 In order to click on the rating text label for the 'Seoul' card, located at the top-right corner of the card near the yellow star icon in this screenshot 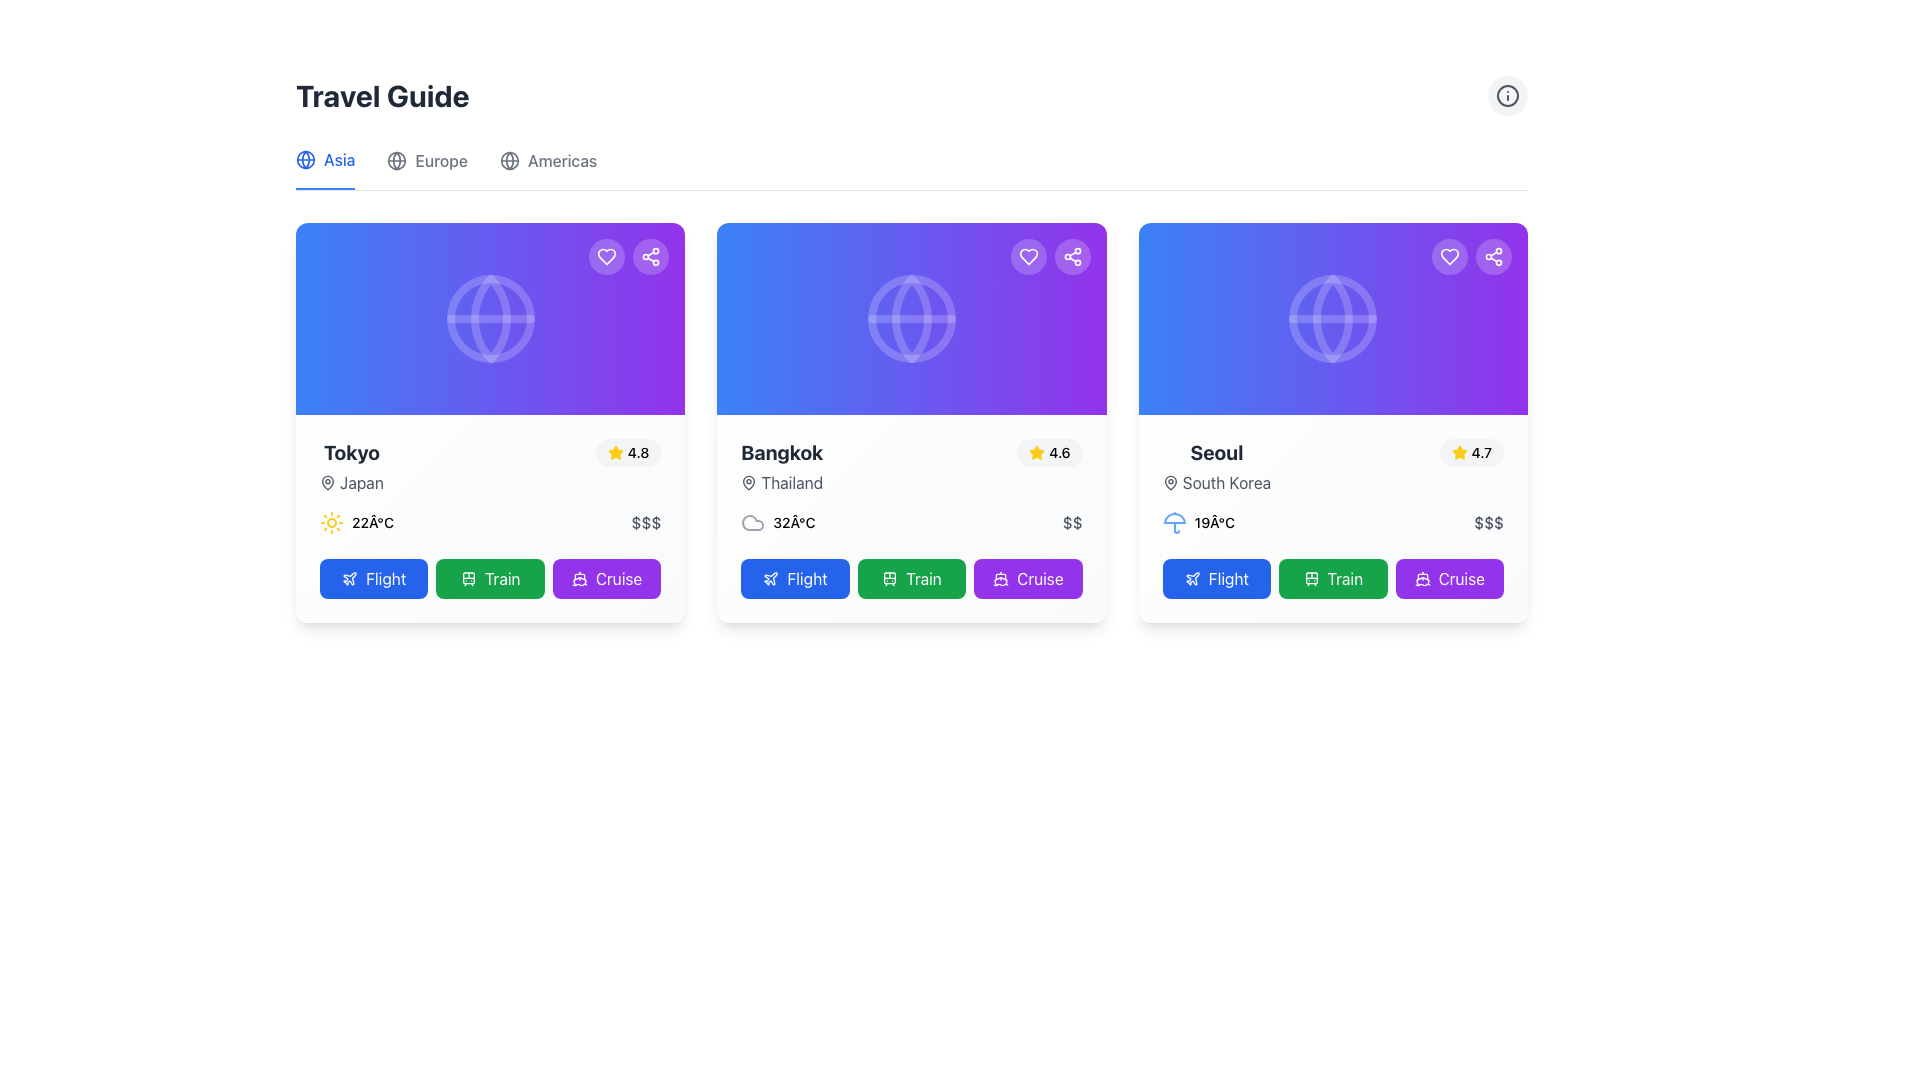, I will do `click(1481, 452)`.